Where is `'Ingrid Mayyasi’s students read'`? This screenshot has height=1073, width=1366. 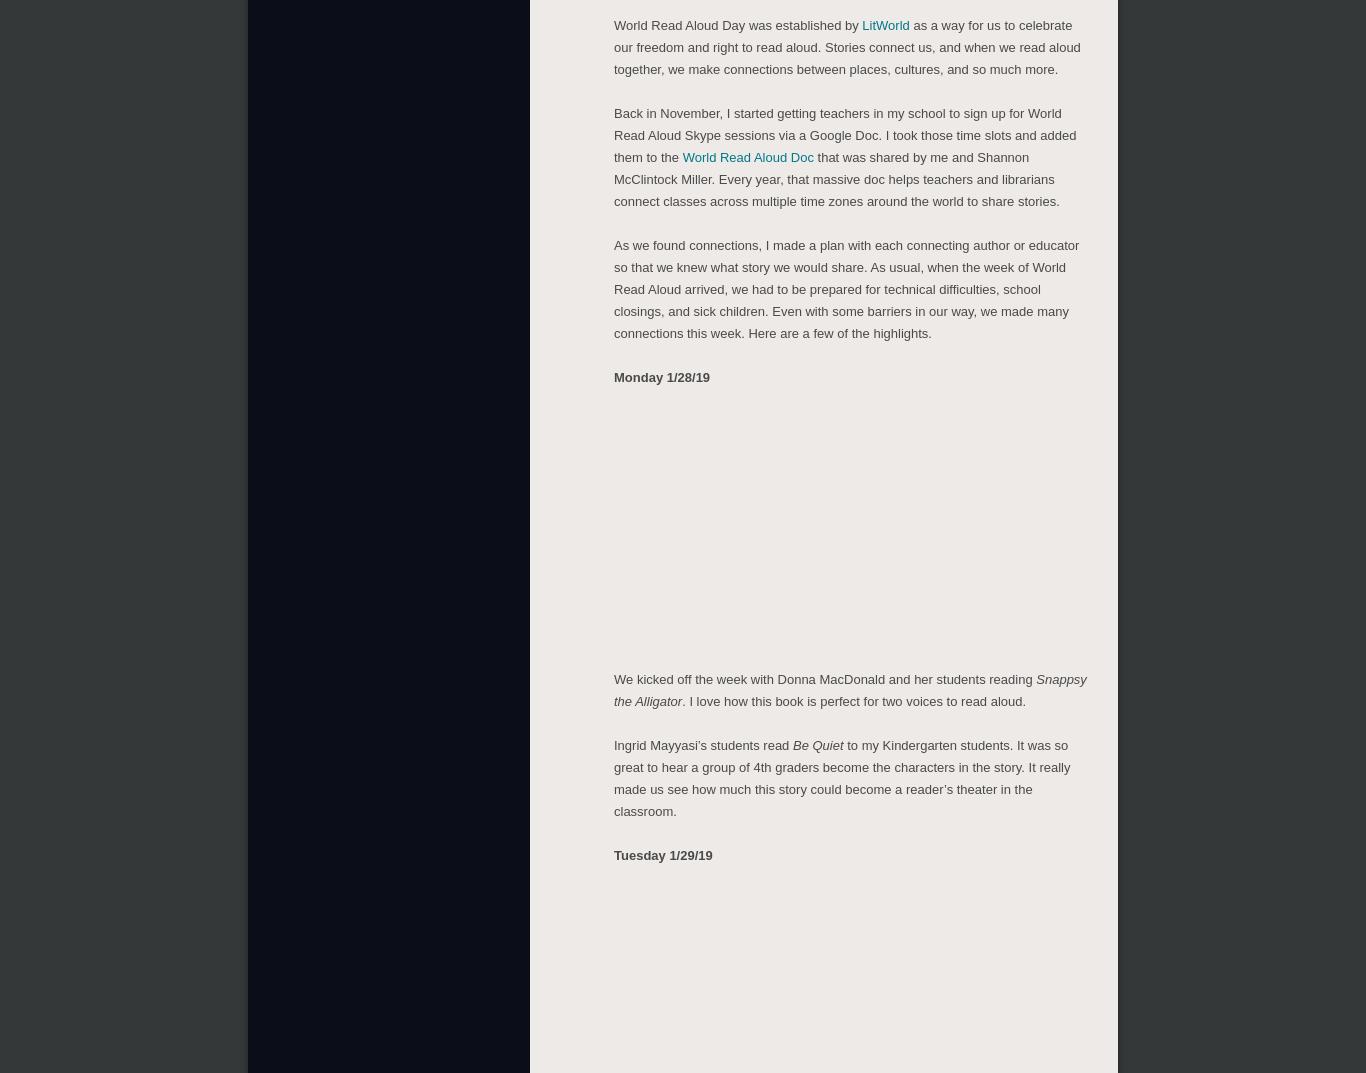 'Ingrid Mayyasi’s students read' is located at coordinates (702, 740).